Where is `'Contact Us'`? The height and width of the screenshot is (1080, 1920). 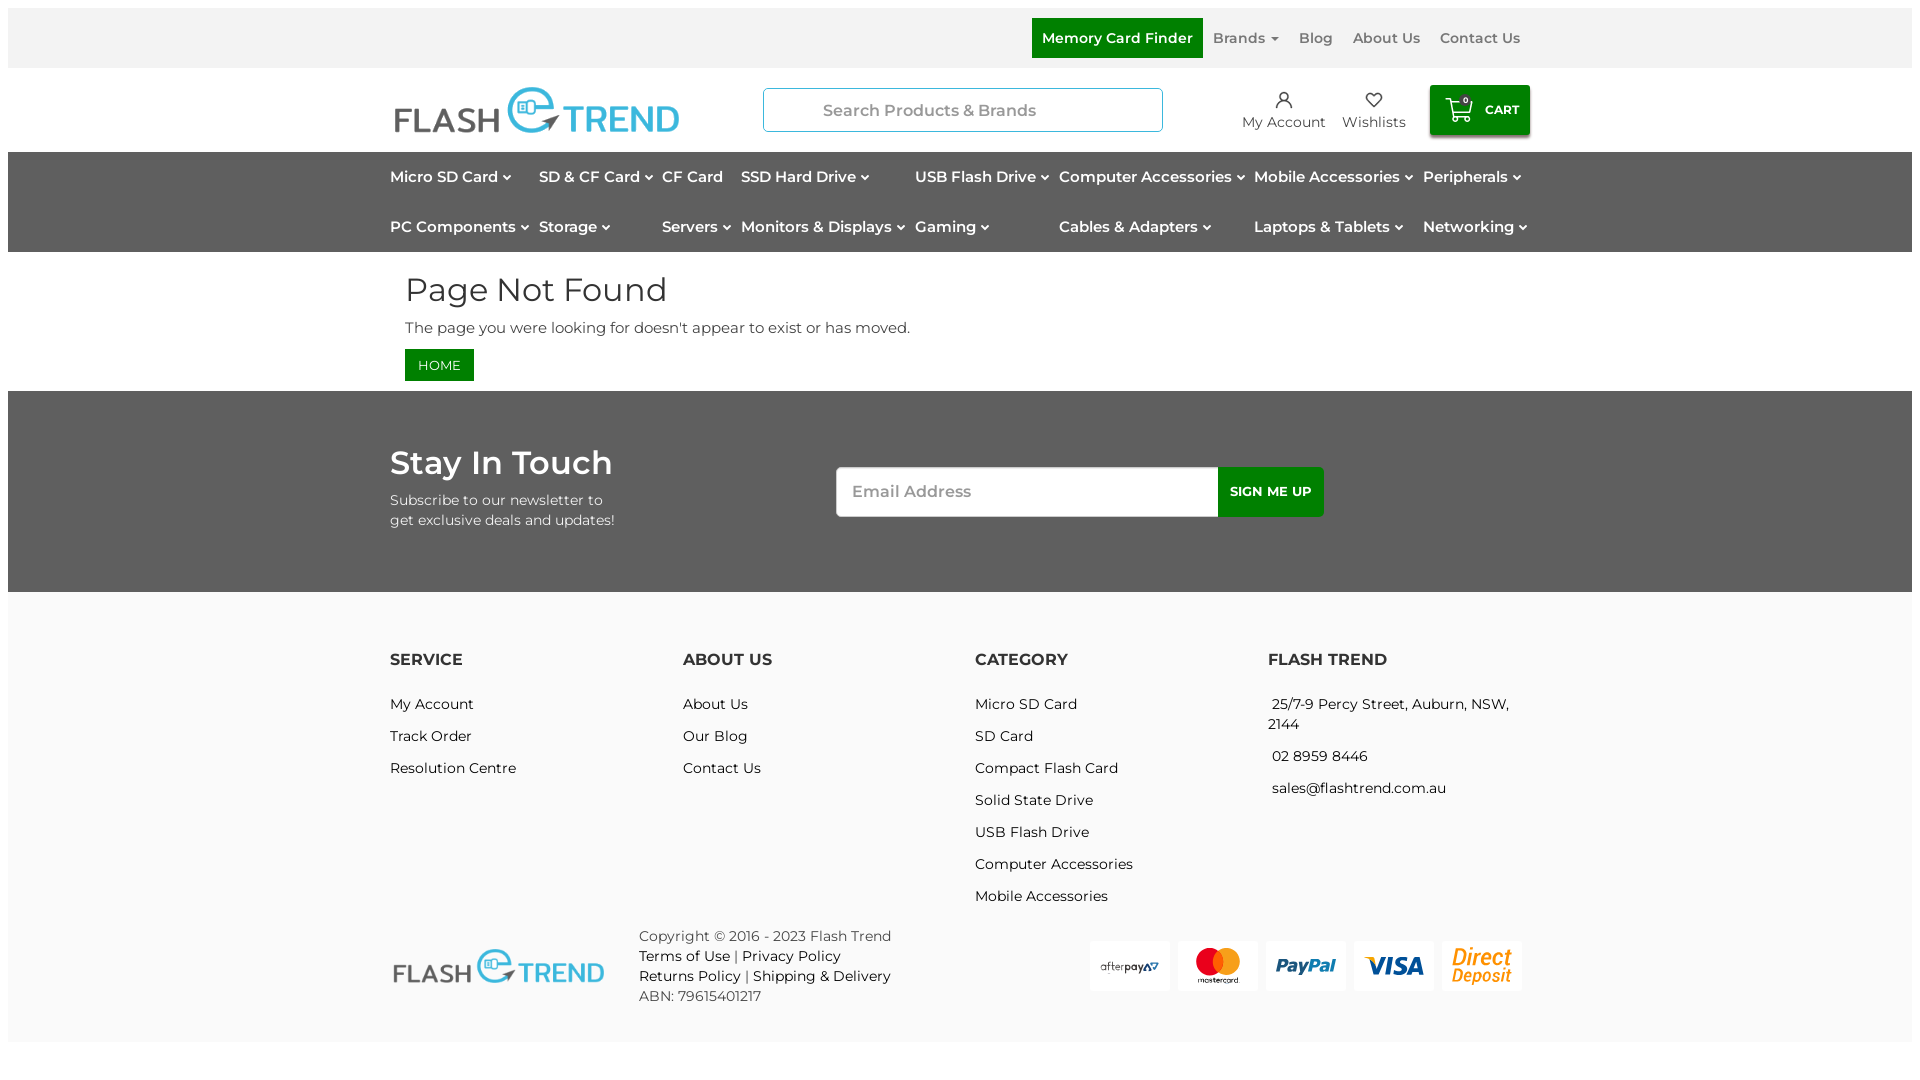
'Contact Us' is located at coordinates (1479, 38).